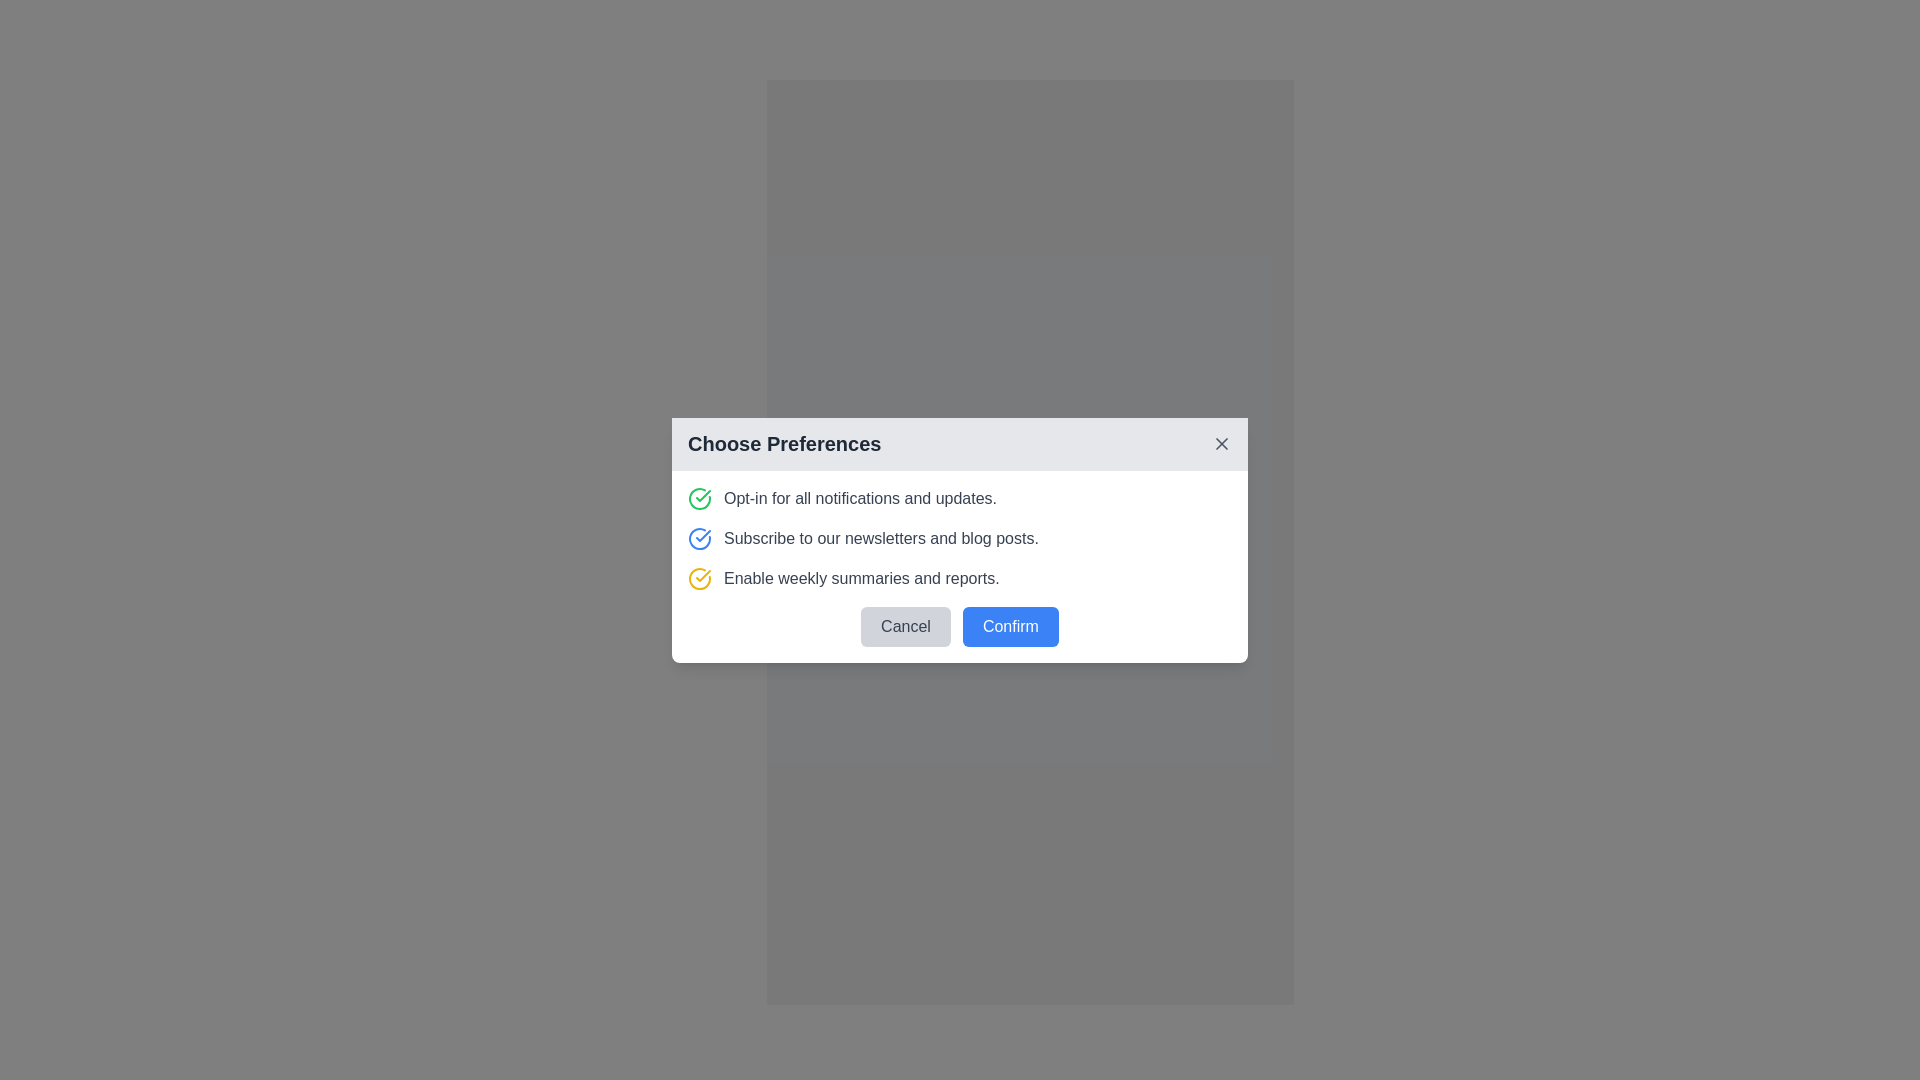 This screenshot has width=1920, height=1080. What do you see at coordinates (960, 536) in the screenshot?
I see `to select the option labeled 'Subscribe to our newsletters and blog posts.' which is the second option under the 'Choose Preferences' heading` at bounding box center [960, 536].